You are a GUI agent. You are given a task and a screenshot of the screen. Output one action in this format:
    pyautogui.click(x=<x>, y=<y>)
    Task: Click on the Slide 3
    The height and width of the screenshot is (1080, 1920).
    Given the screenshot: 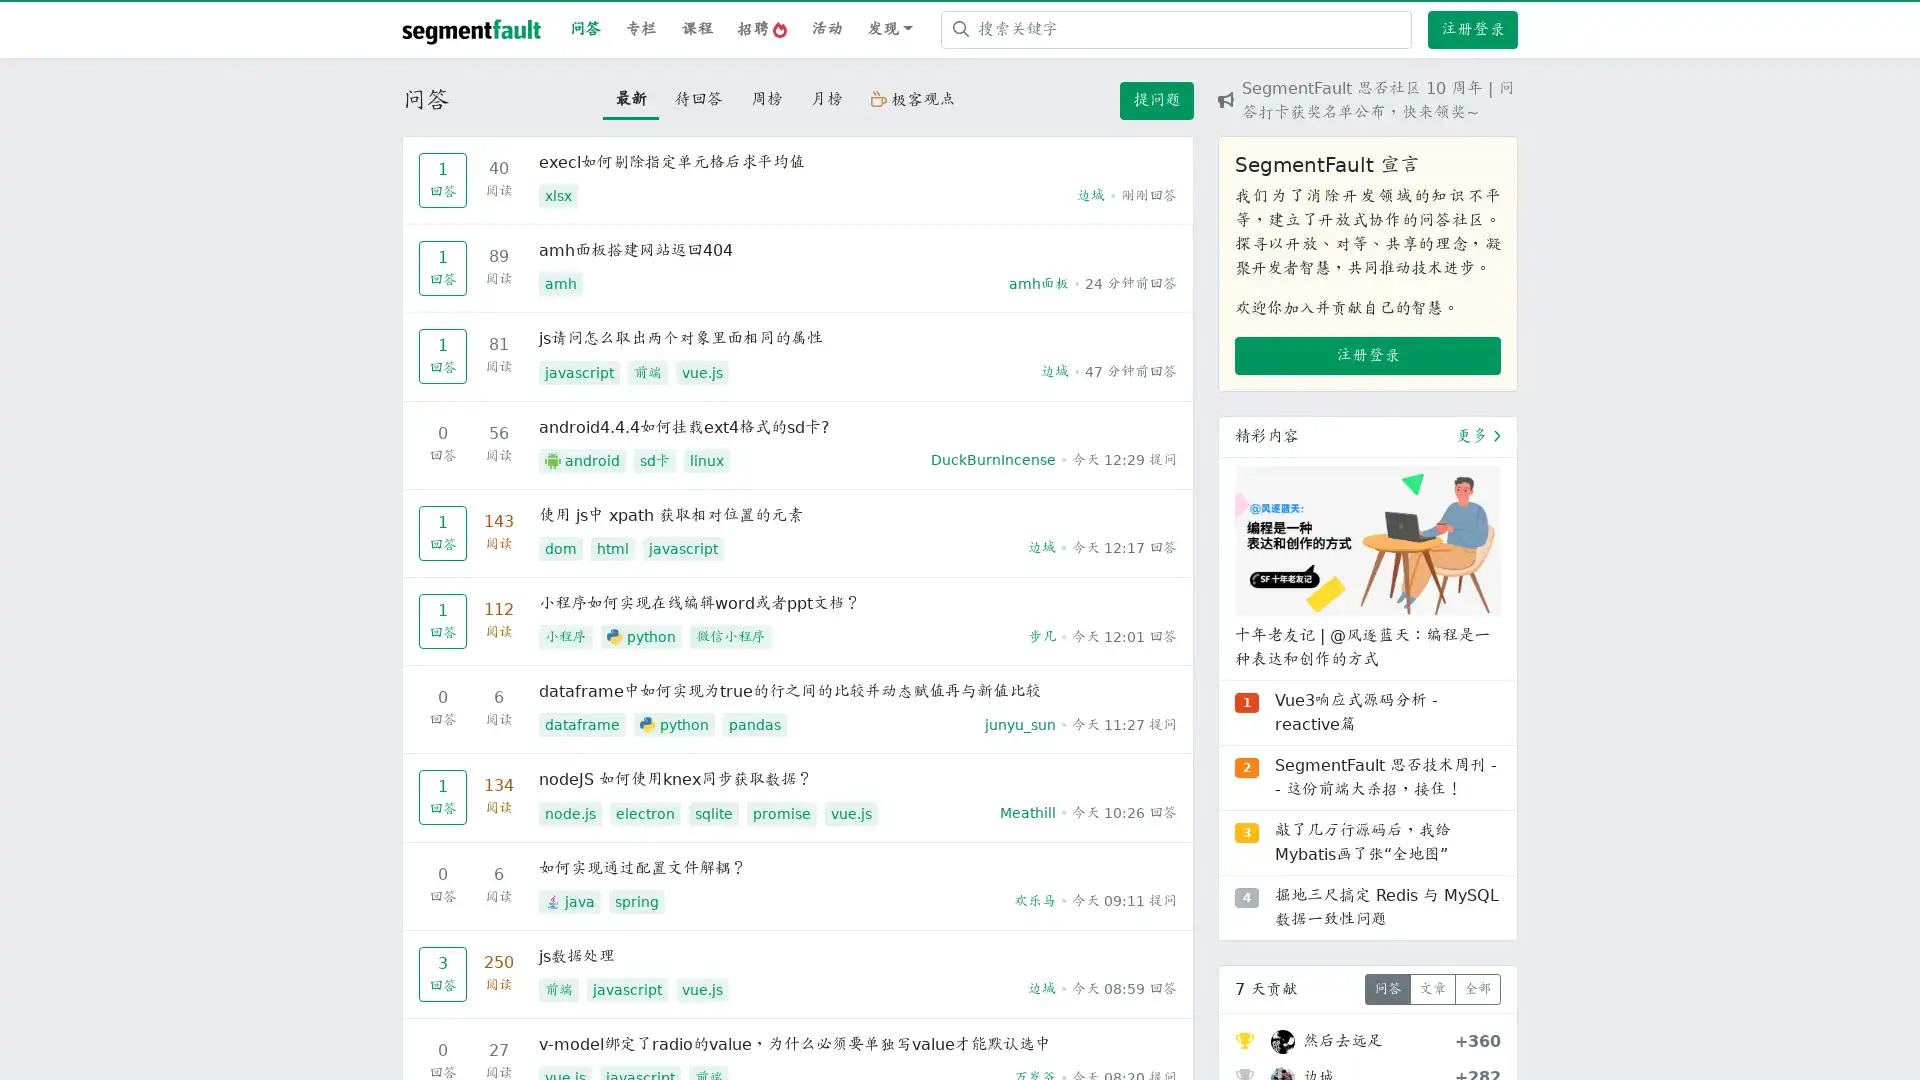 What is the action you would take?
    pyautogui.click(x=1402, y=826)
    